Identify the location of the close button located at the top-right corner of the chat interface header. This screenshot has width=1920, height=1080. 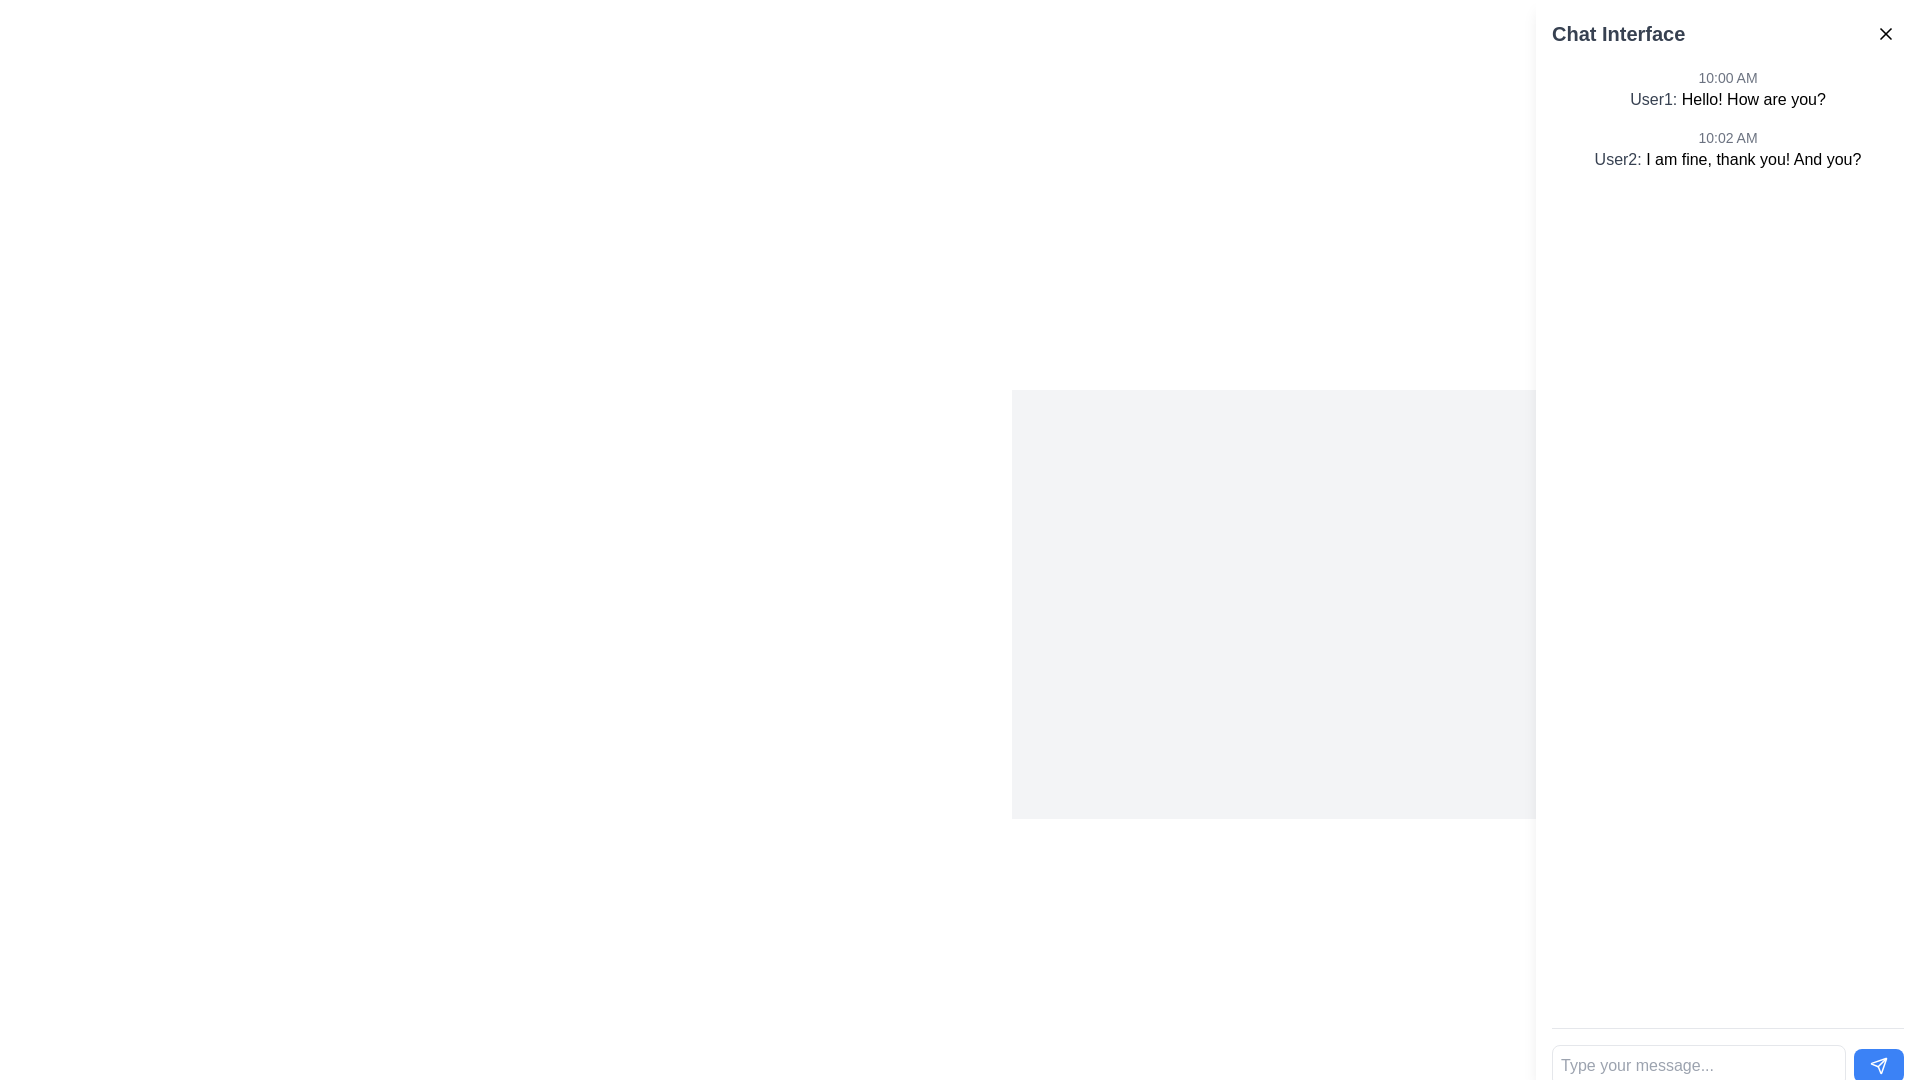
(1885, 34).